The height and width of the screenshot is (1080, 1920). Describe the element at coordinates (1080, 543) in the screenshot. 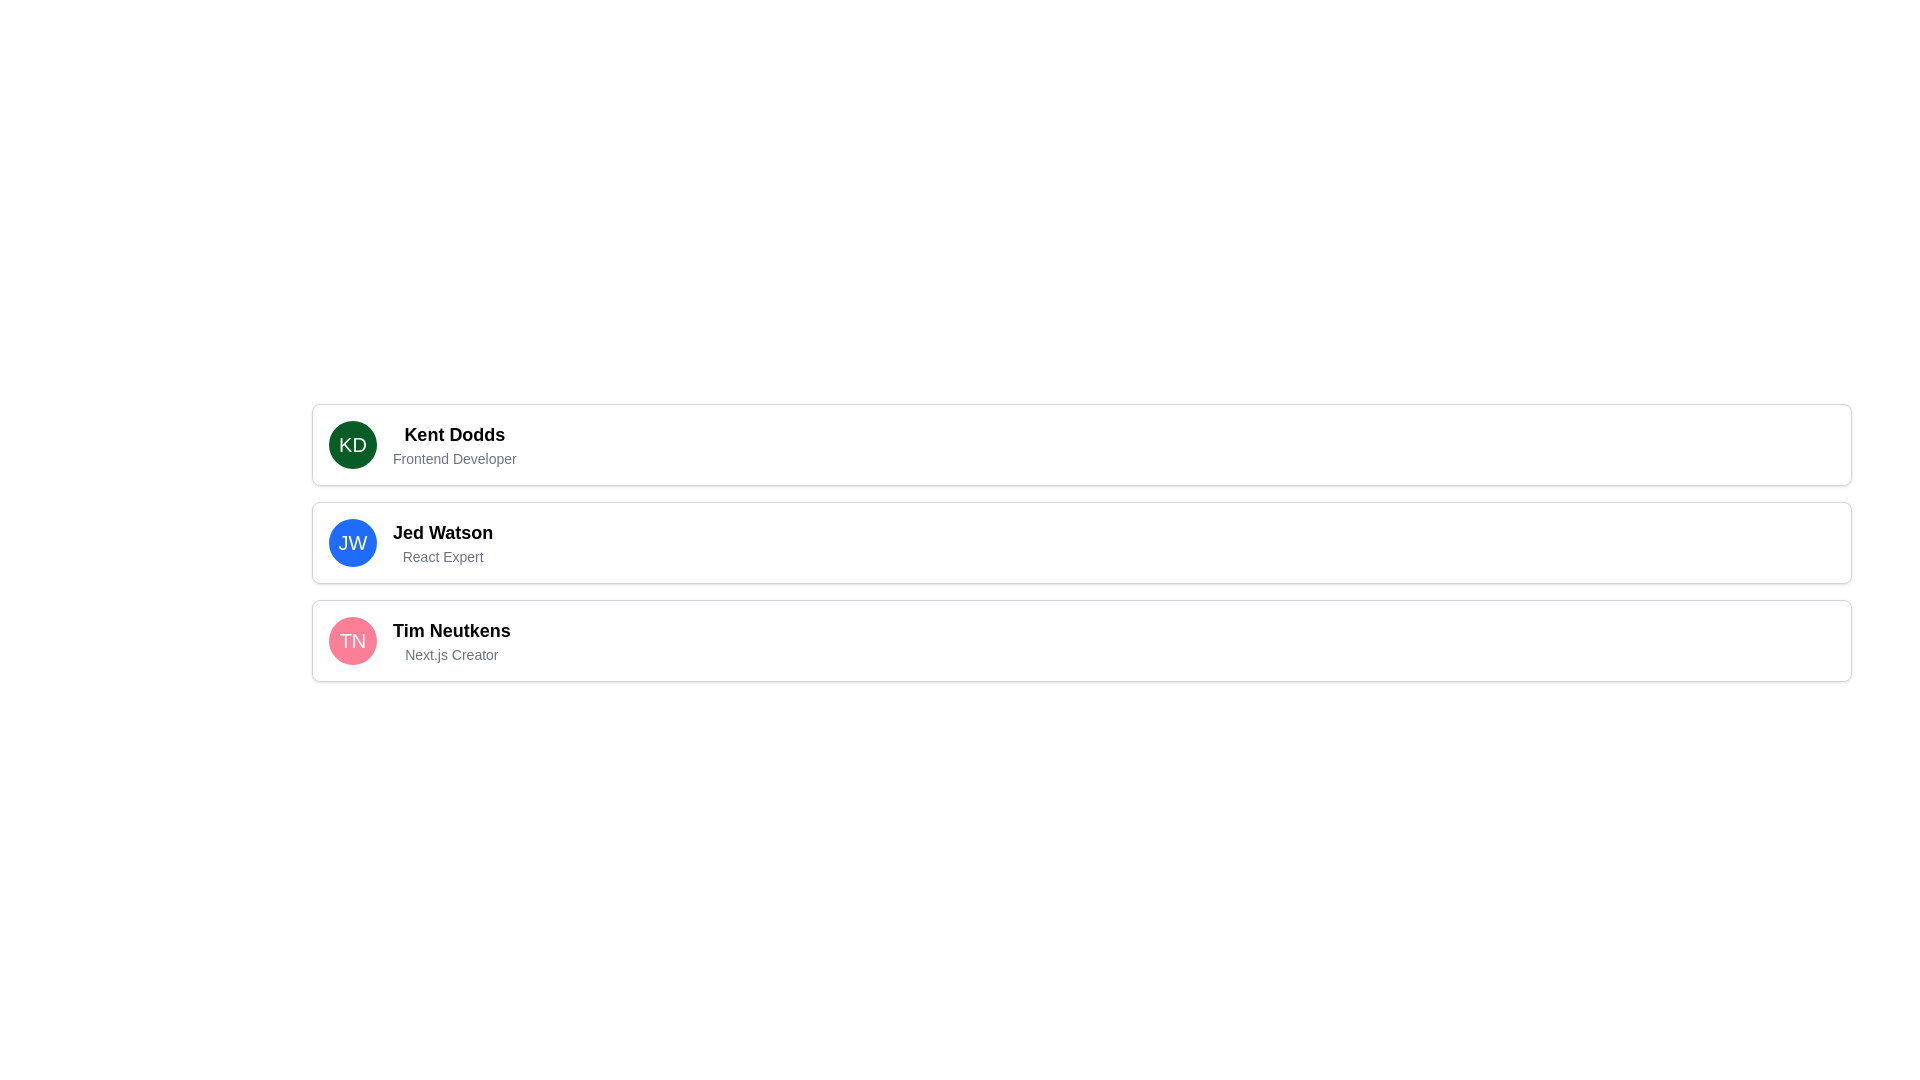

I see `the List Item Display Component containing the profile summary with initials 'JW'` at that location.